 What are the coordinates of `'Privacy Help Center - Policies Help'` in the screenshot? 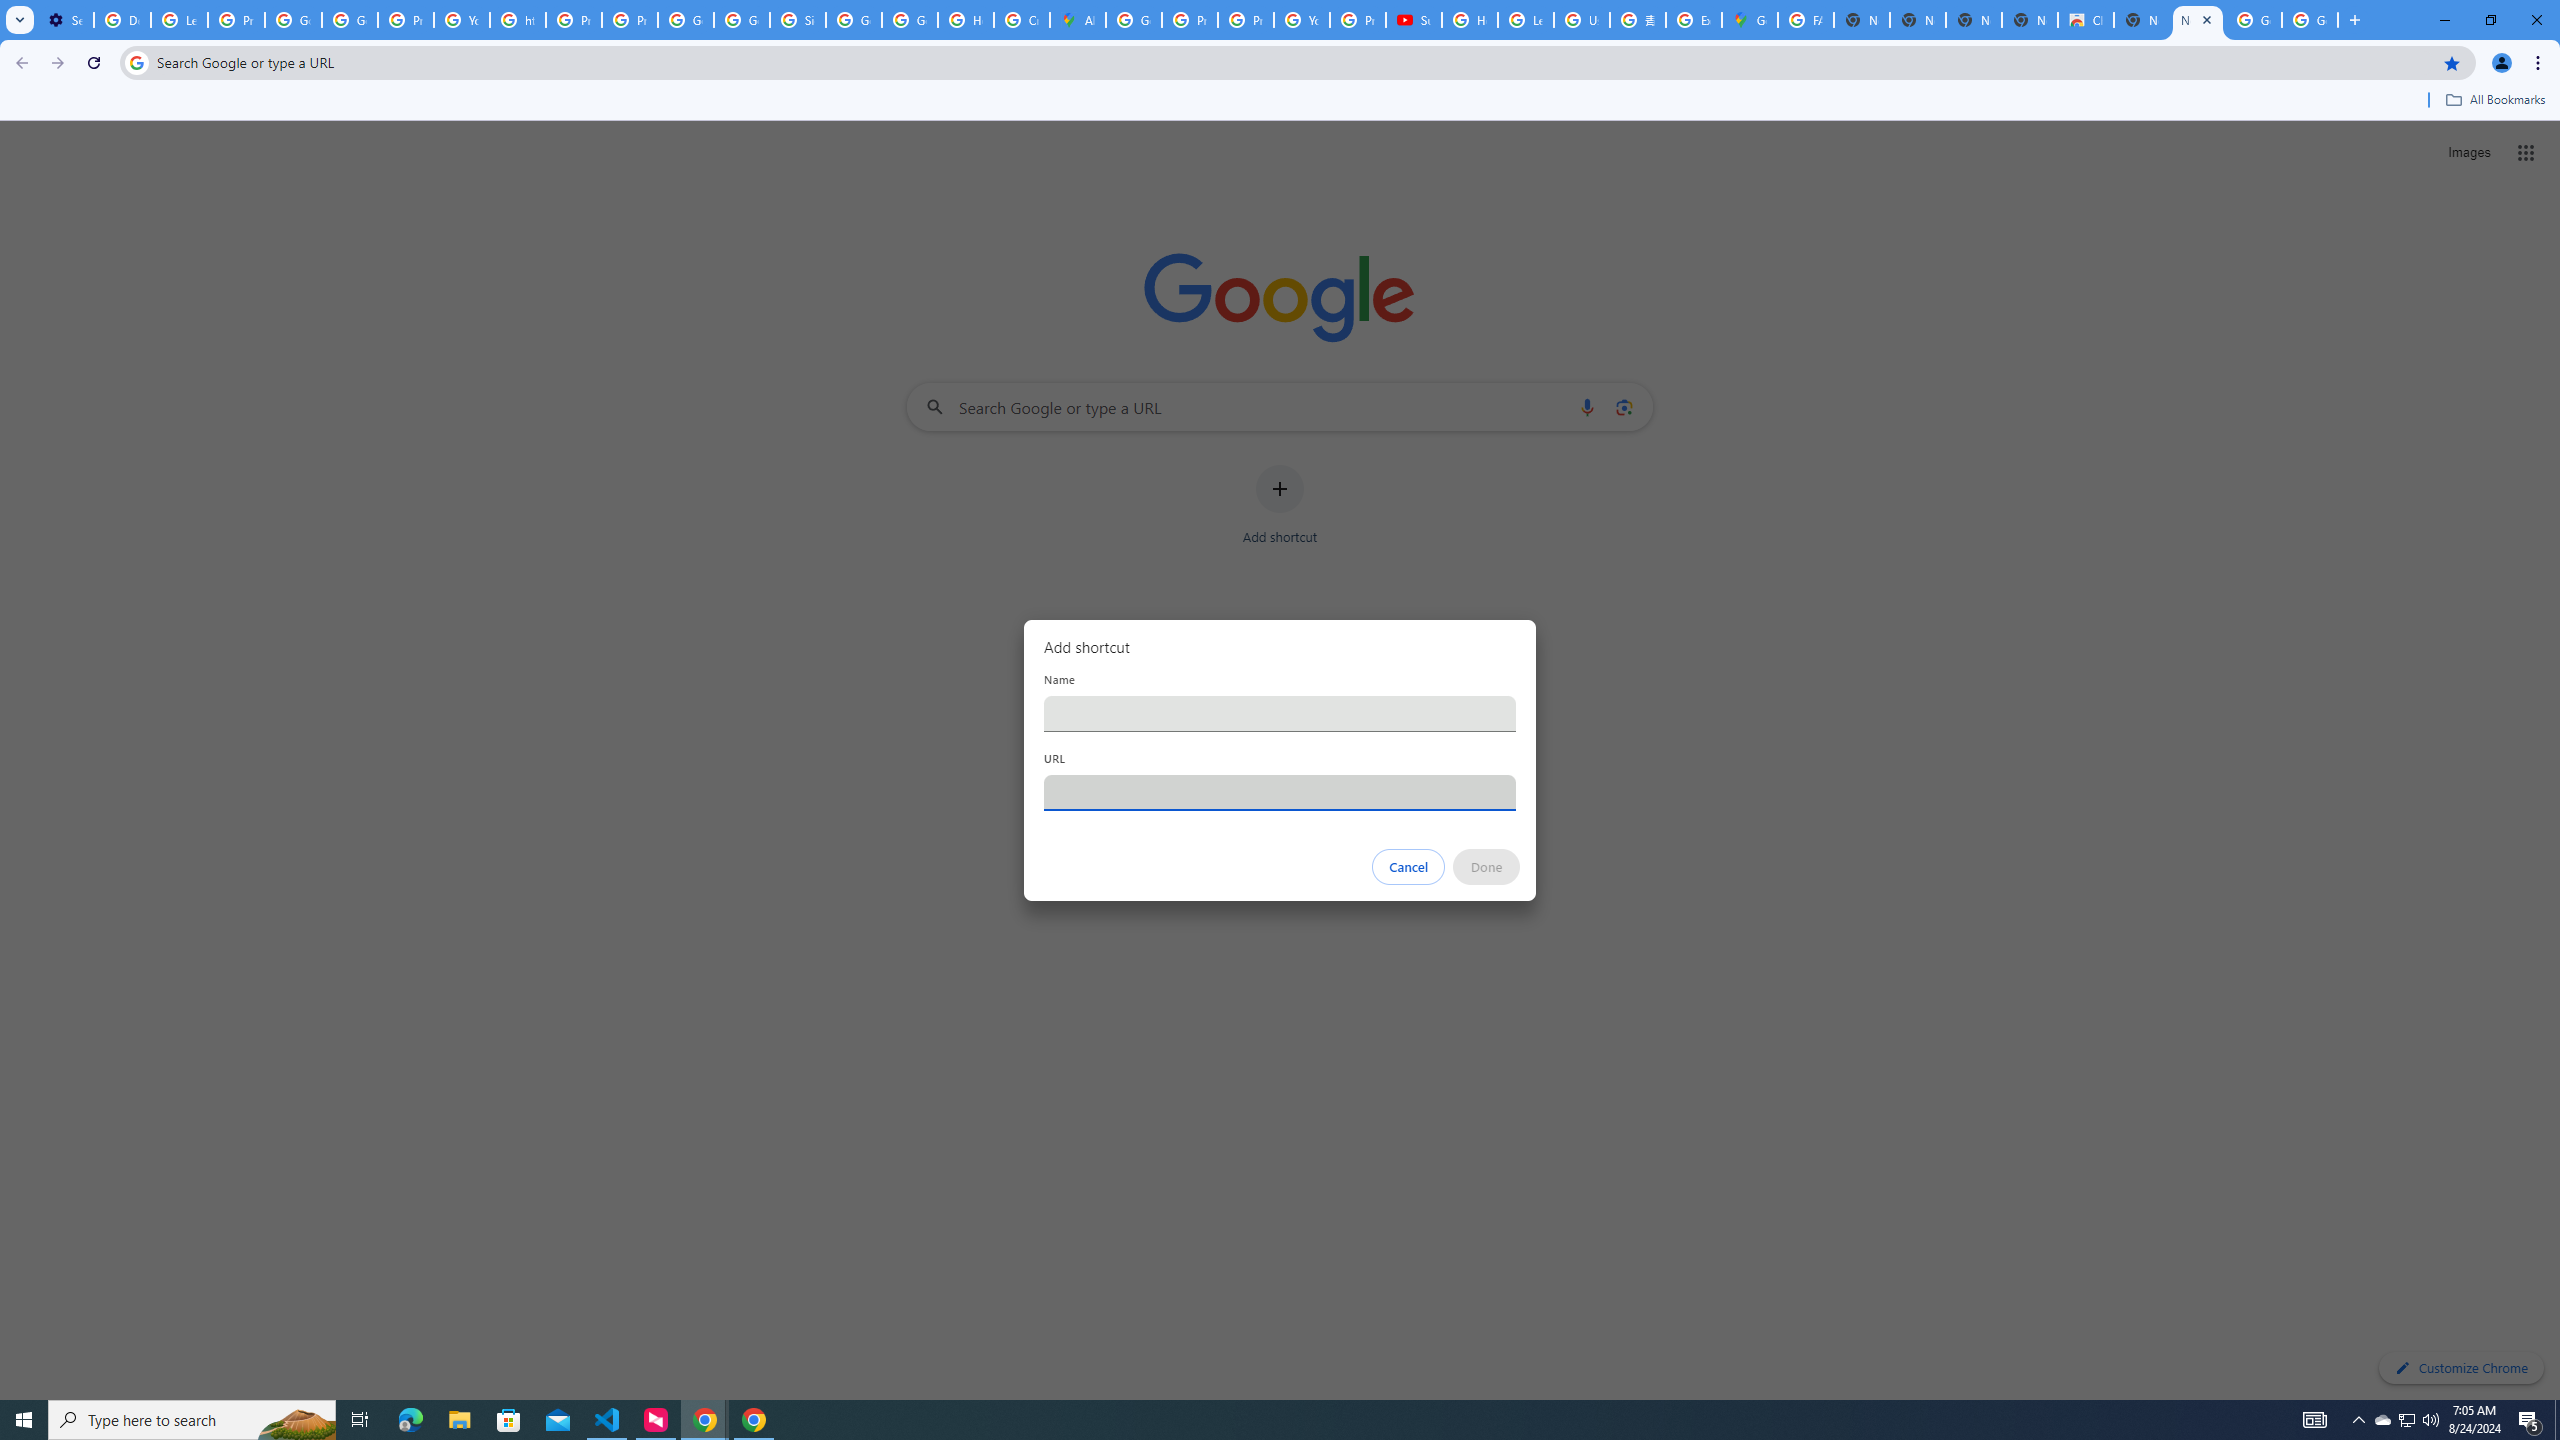 It's located at (1189, 19).